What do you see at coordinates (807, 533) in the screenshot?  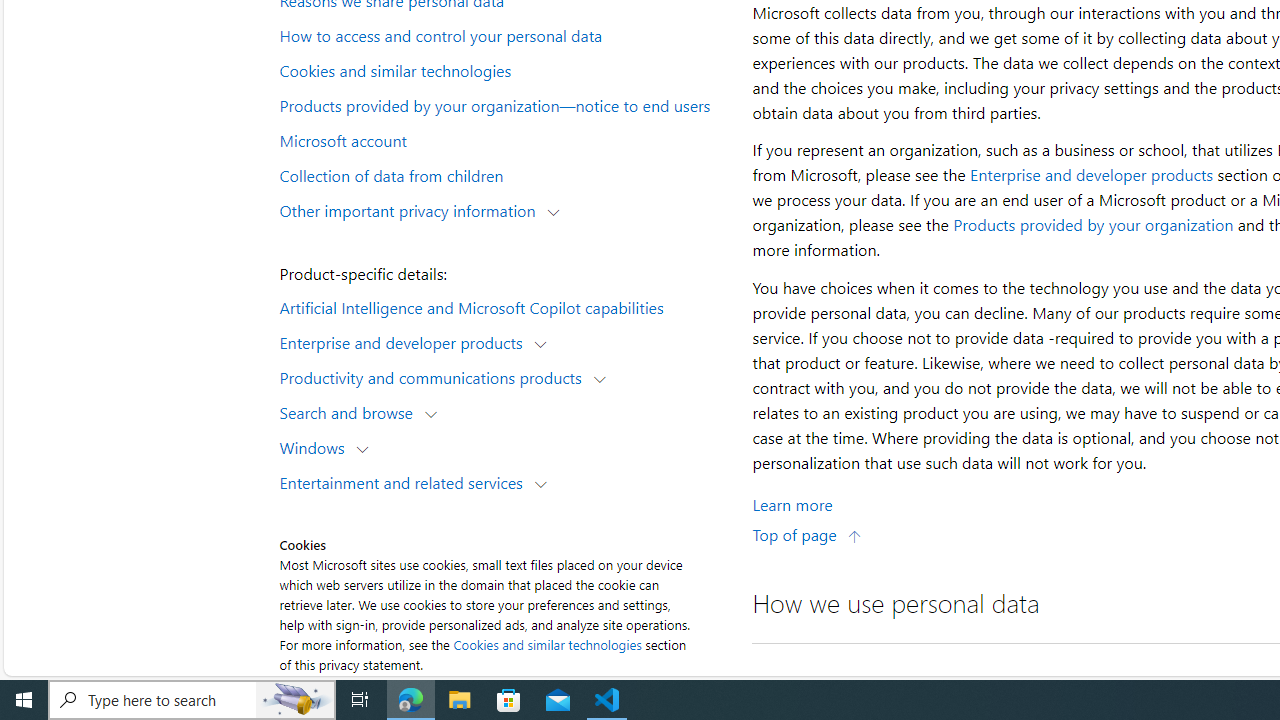 I see `'Top of page'` at bounding box center [807, 533].